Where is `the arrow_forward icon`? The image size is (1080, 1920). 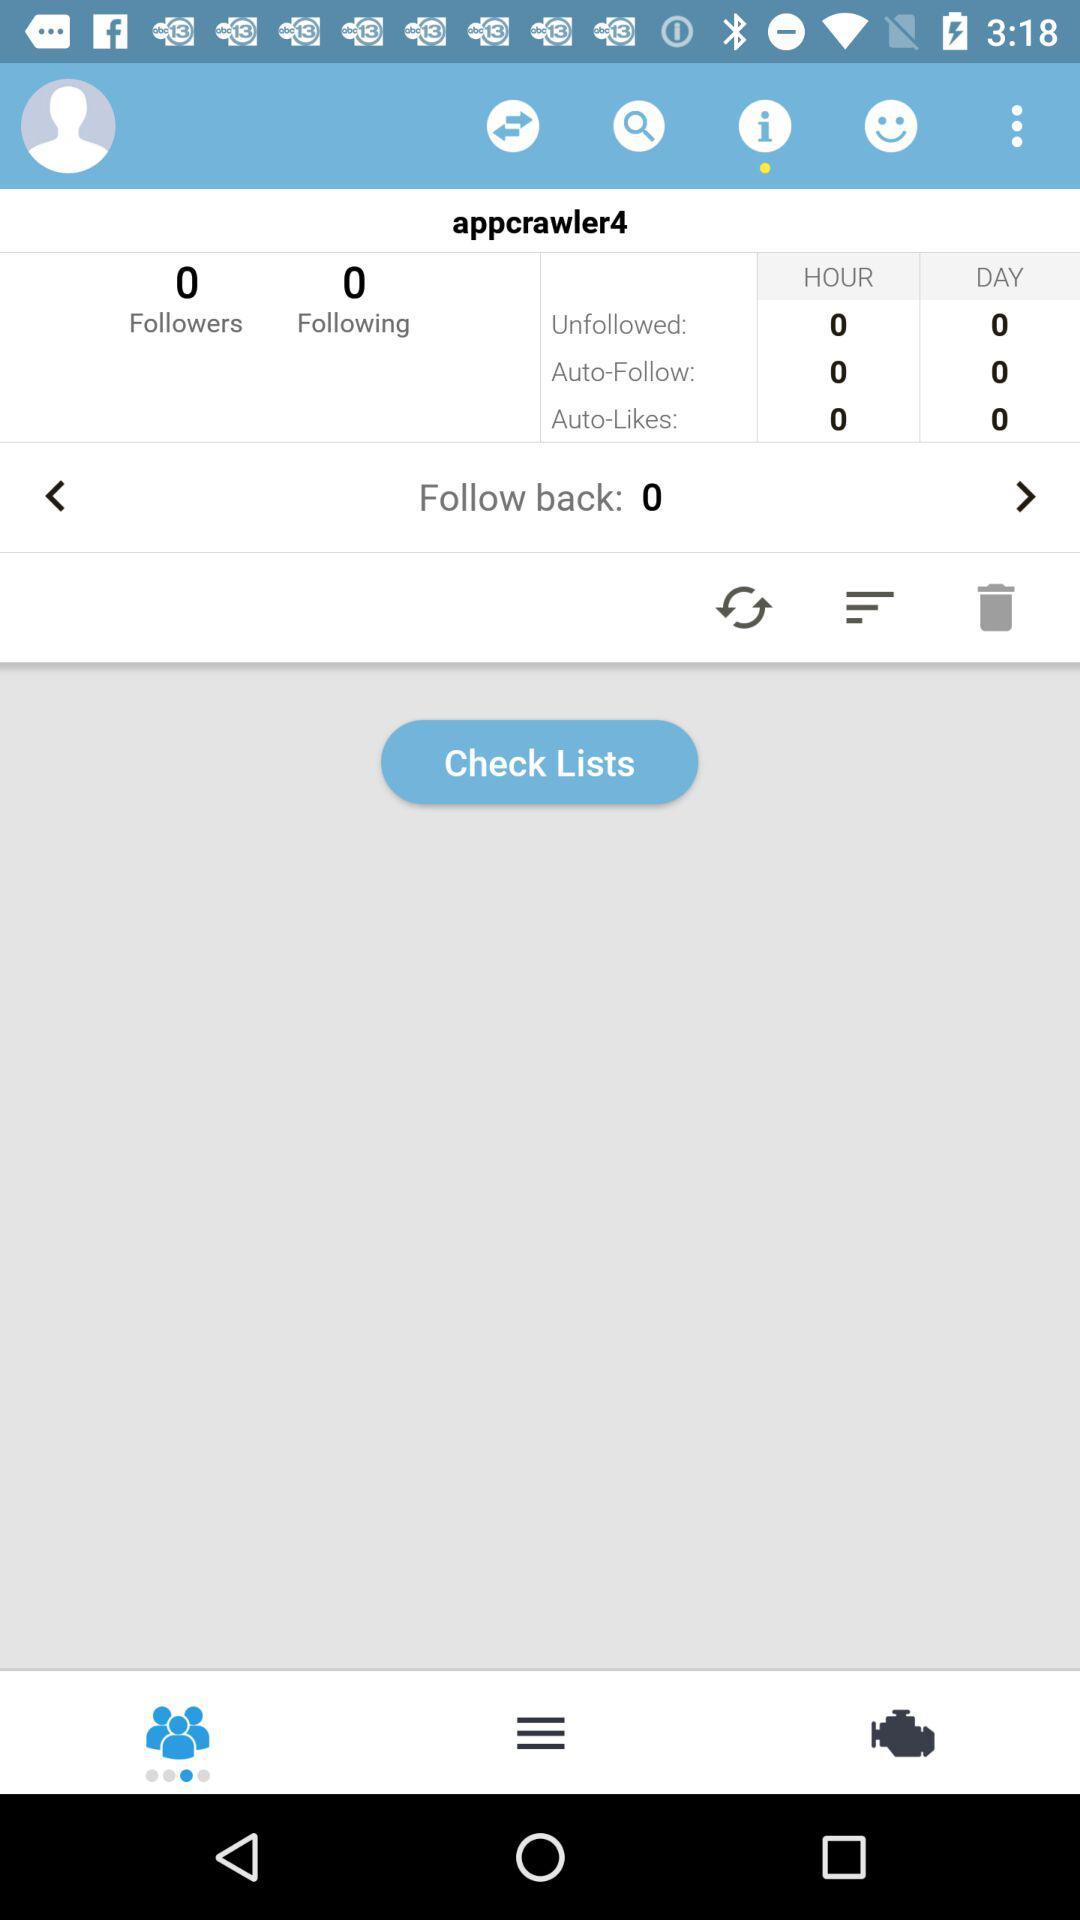 the arrow_forward icon is located at coordinates (1024, 496).